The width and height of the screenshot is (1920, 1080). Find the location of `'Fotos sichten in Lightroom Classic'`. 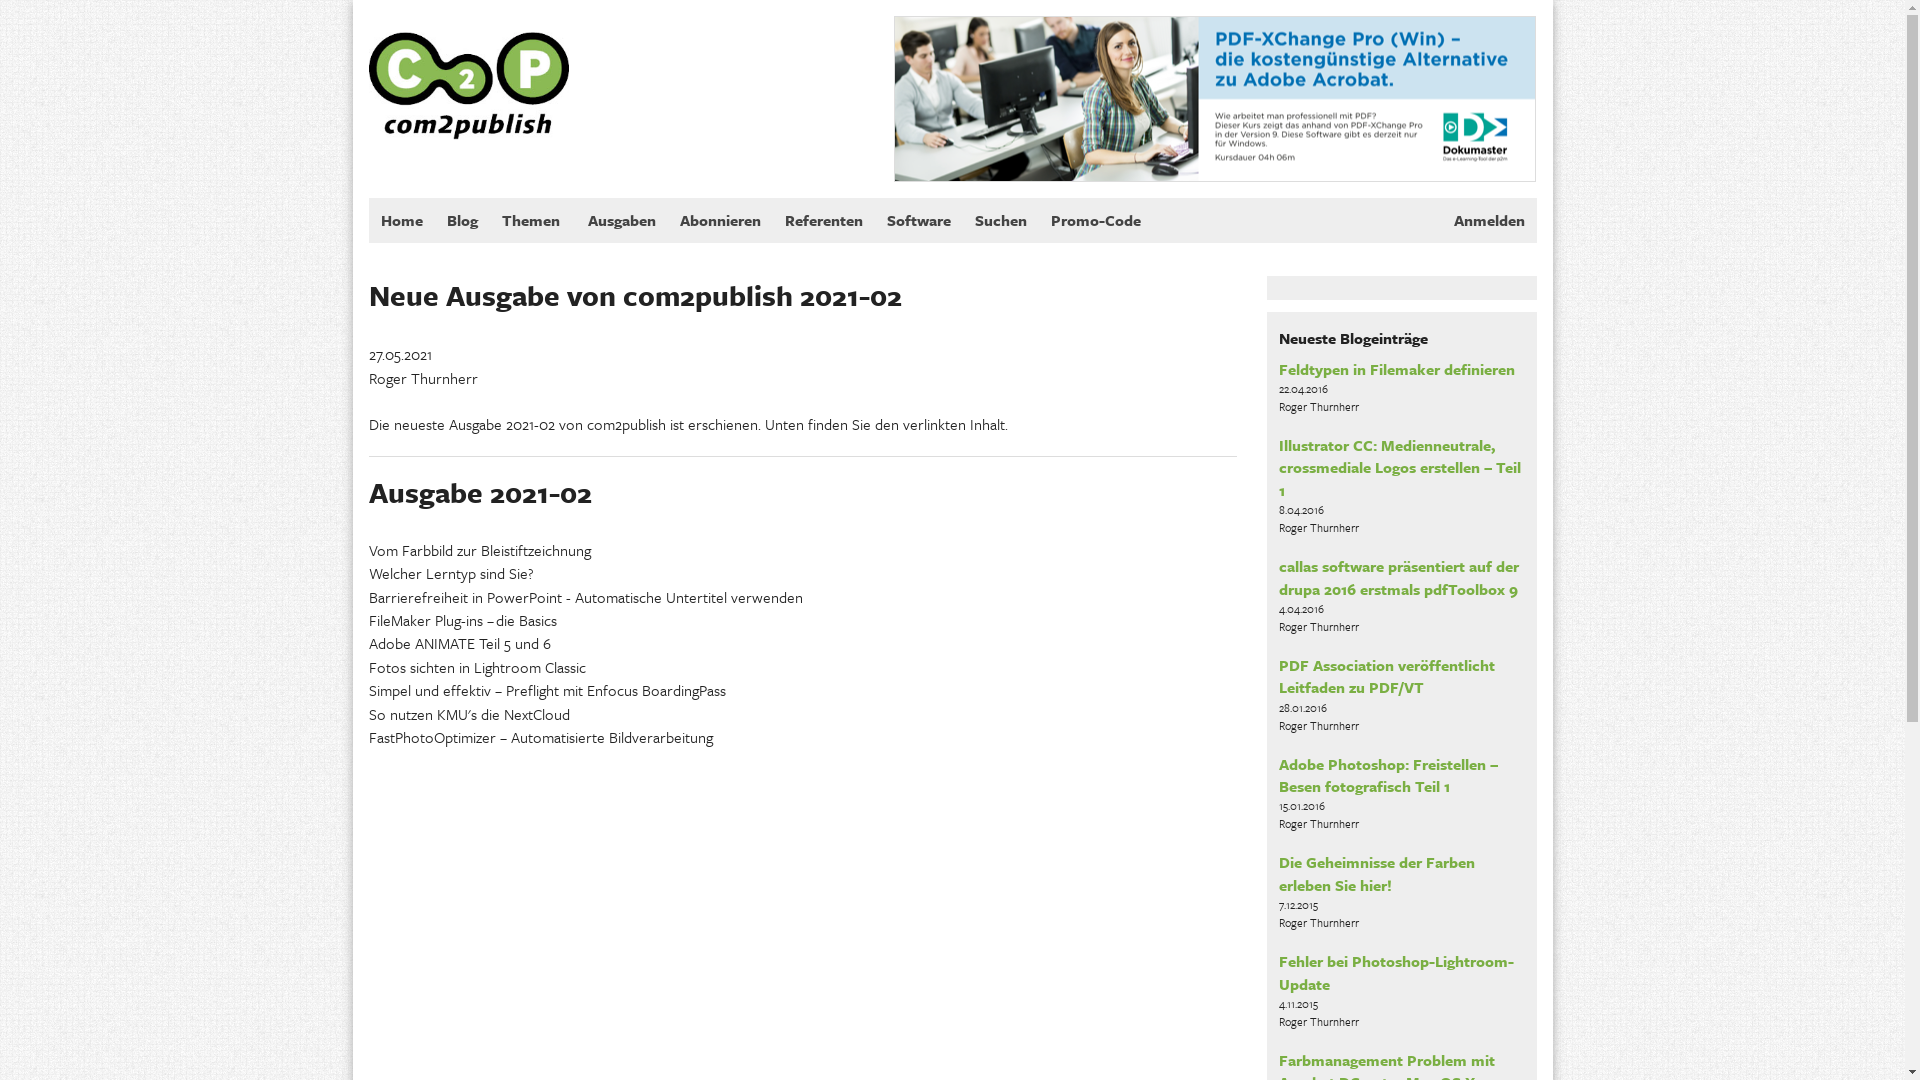

'Fotos sichten in Lightroom Classic' is located at coordinates (475, 667).